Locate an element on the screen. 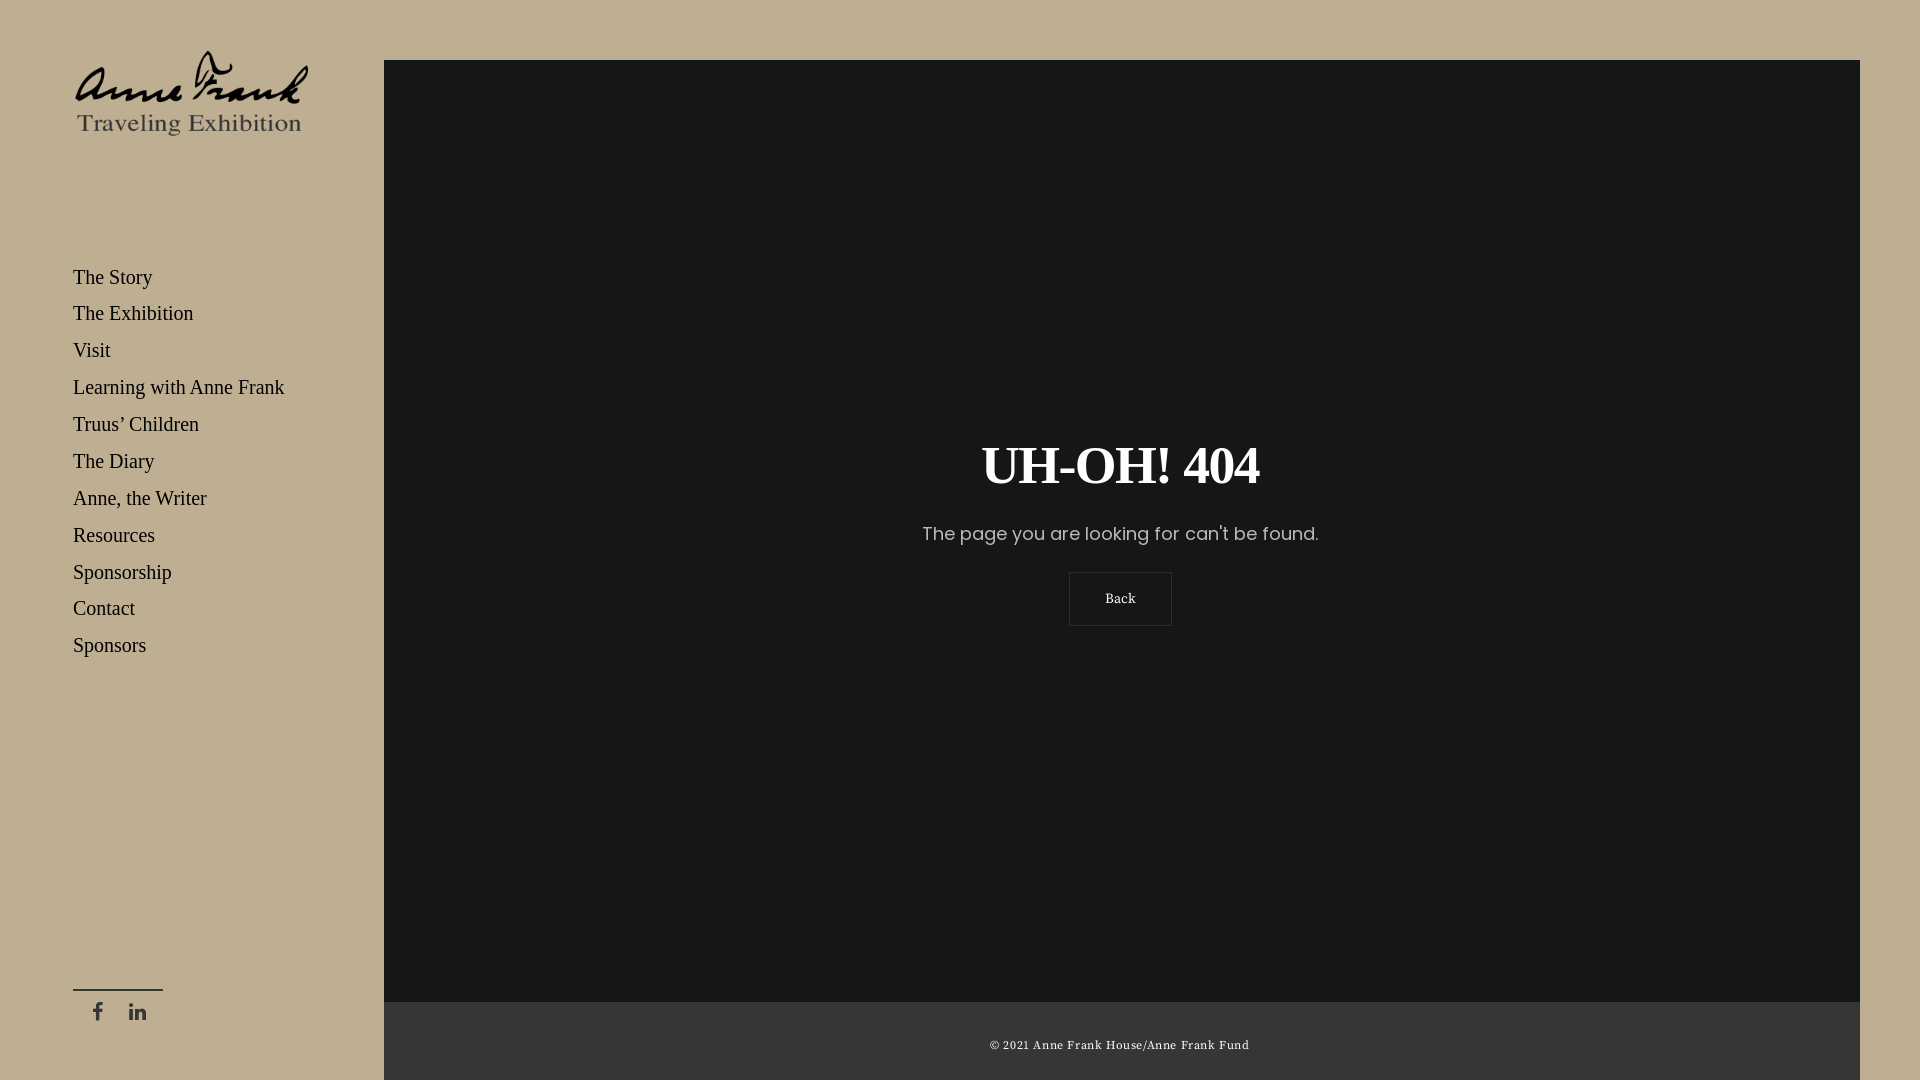 The width and height of the screenshot is (1920, 1080). 'Learning with Anne Frank' is located at coordinates (192, 387).